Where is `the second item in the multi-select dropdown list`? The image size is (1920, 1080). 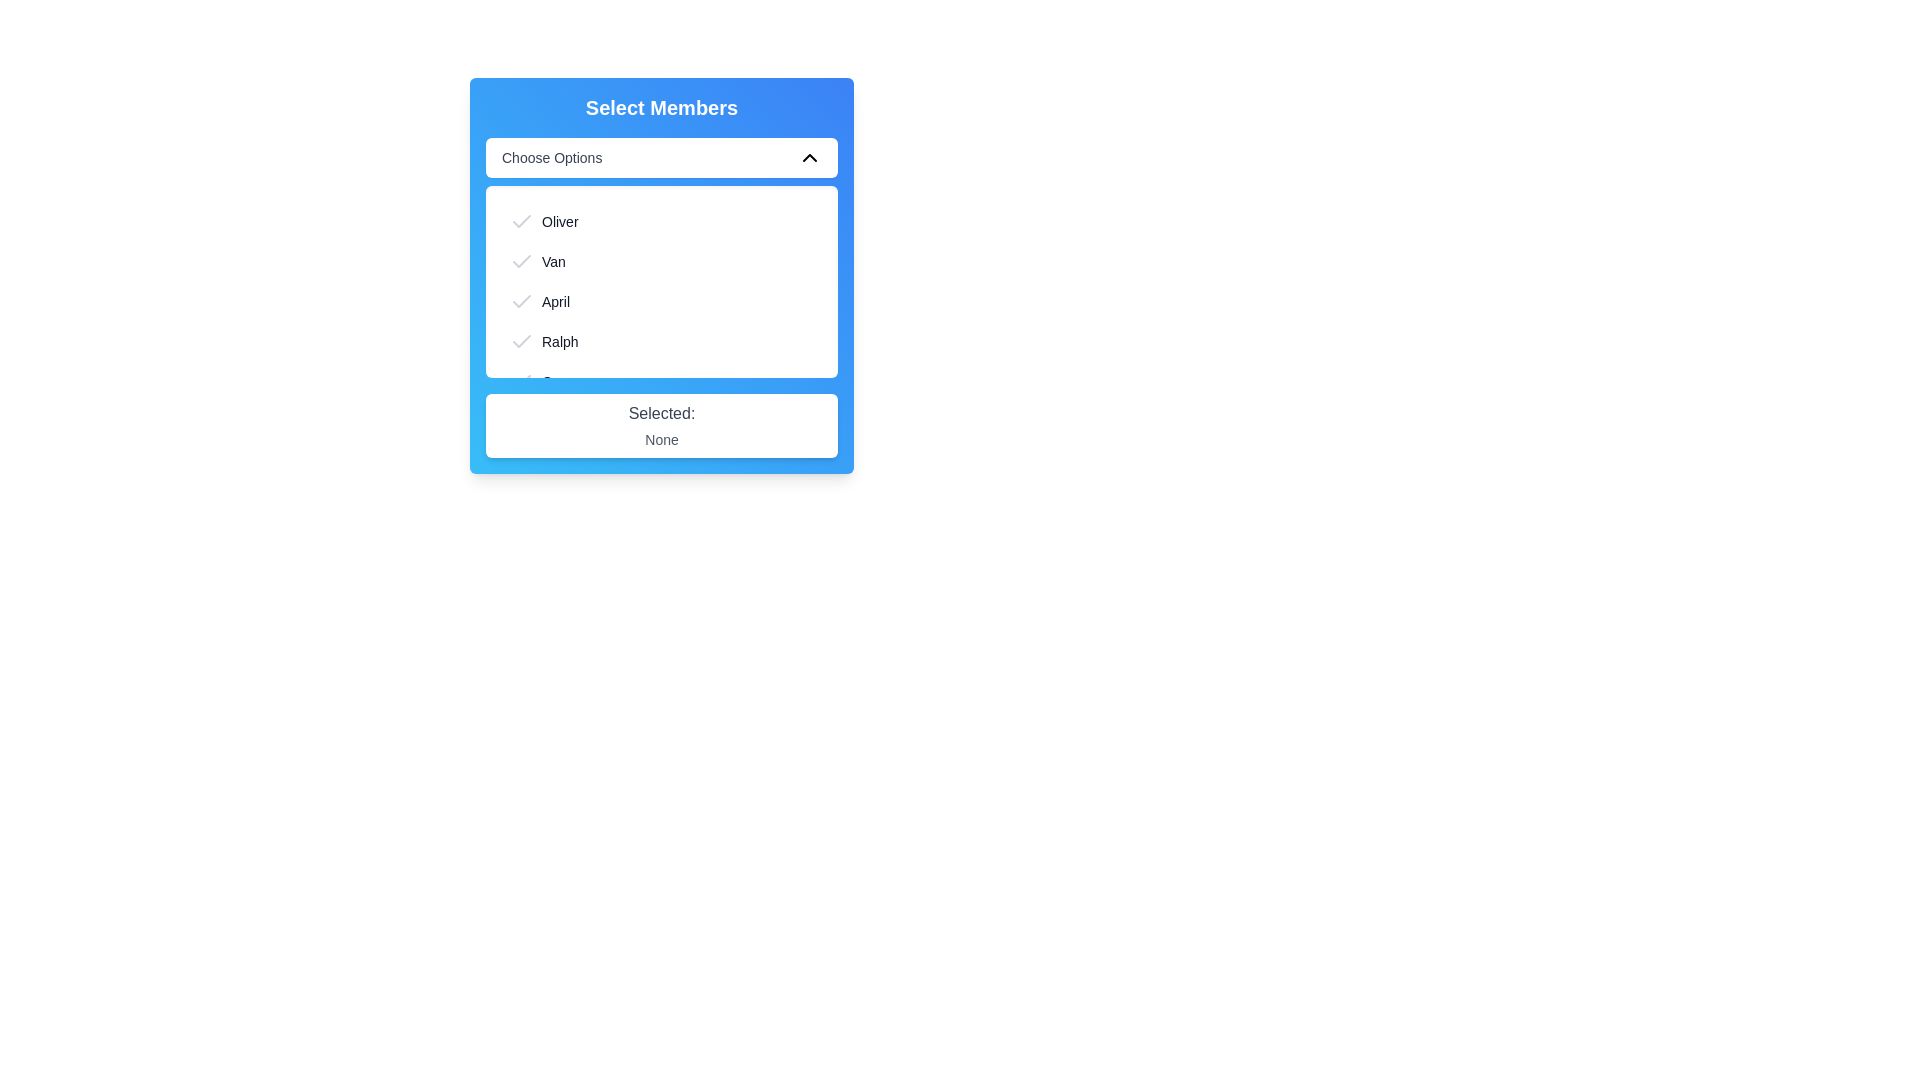 the second item in the multi-select dropdown list is located at coordinates (662, 261).